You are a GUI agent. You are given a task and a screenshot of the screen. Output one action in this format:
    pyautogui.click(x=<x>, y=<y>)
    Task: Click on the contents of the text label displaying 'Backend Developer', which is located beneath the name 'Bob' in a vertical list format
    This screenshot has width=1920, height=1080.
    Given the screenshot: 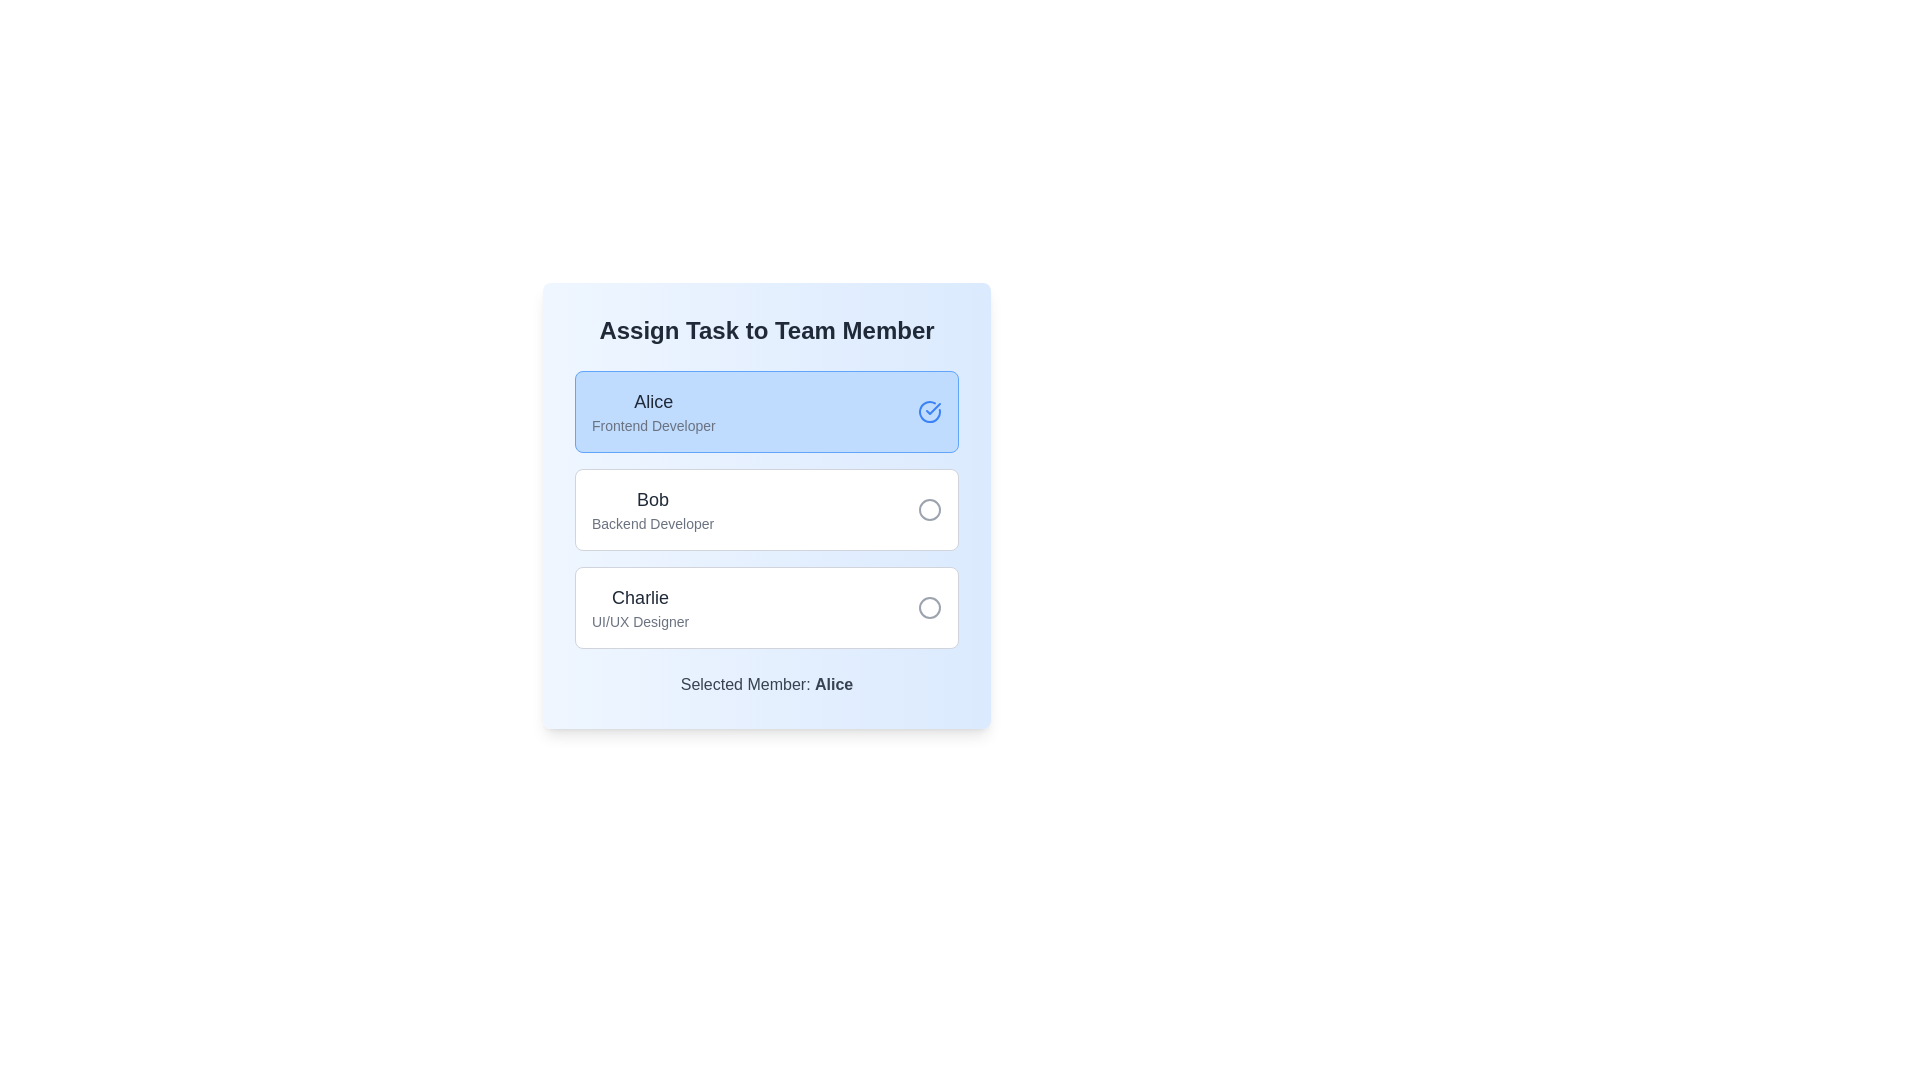 What is the action you would take?
    pyautogui.click(x=653, y=523)
    